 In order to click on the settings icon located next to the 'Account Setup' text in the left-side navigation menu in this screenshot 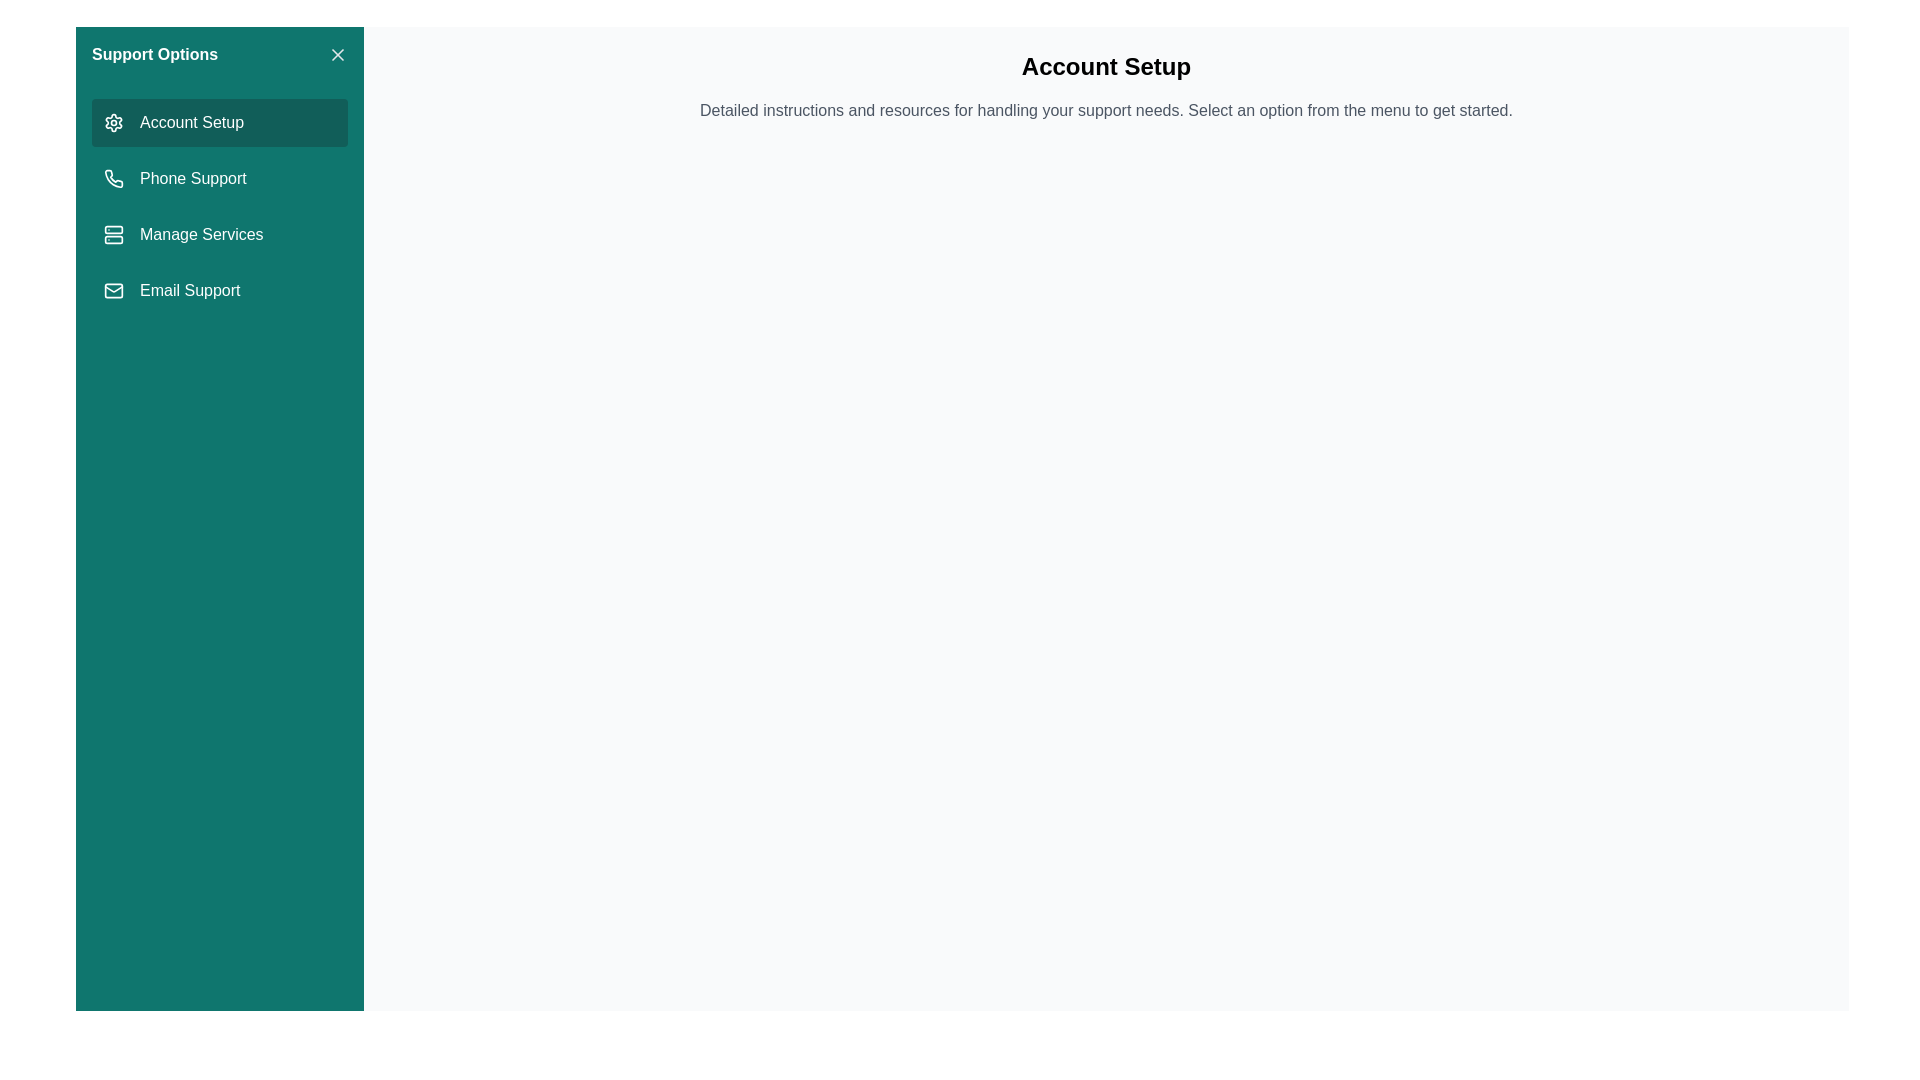, I will do `click(113, 123)`.